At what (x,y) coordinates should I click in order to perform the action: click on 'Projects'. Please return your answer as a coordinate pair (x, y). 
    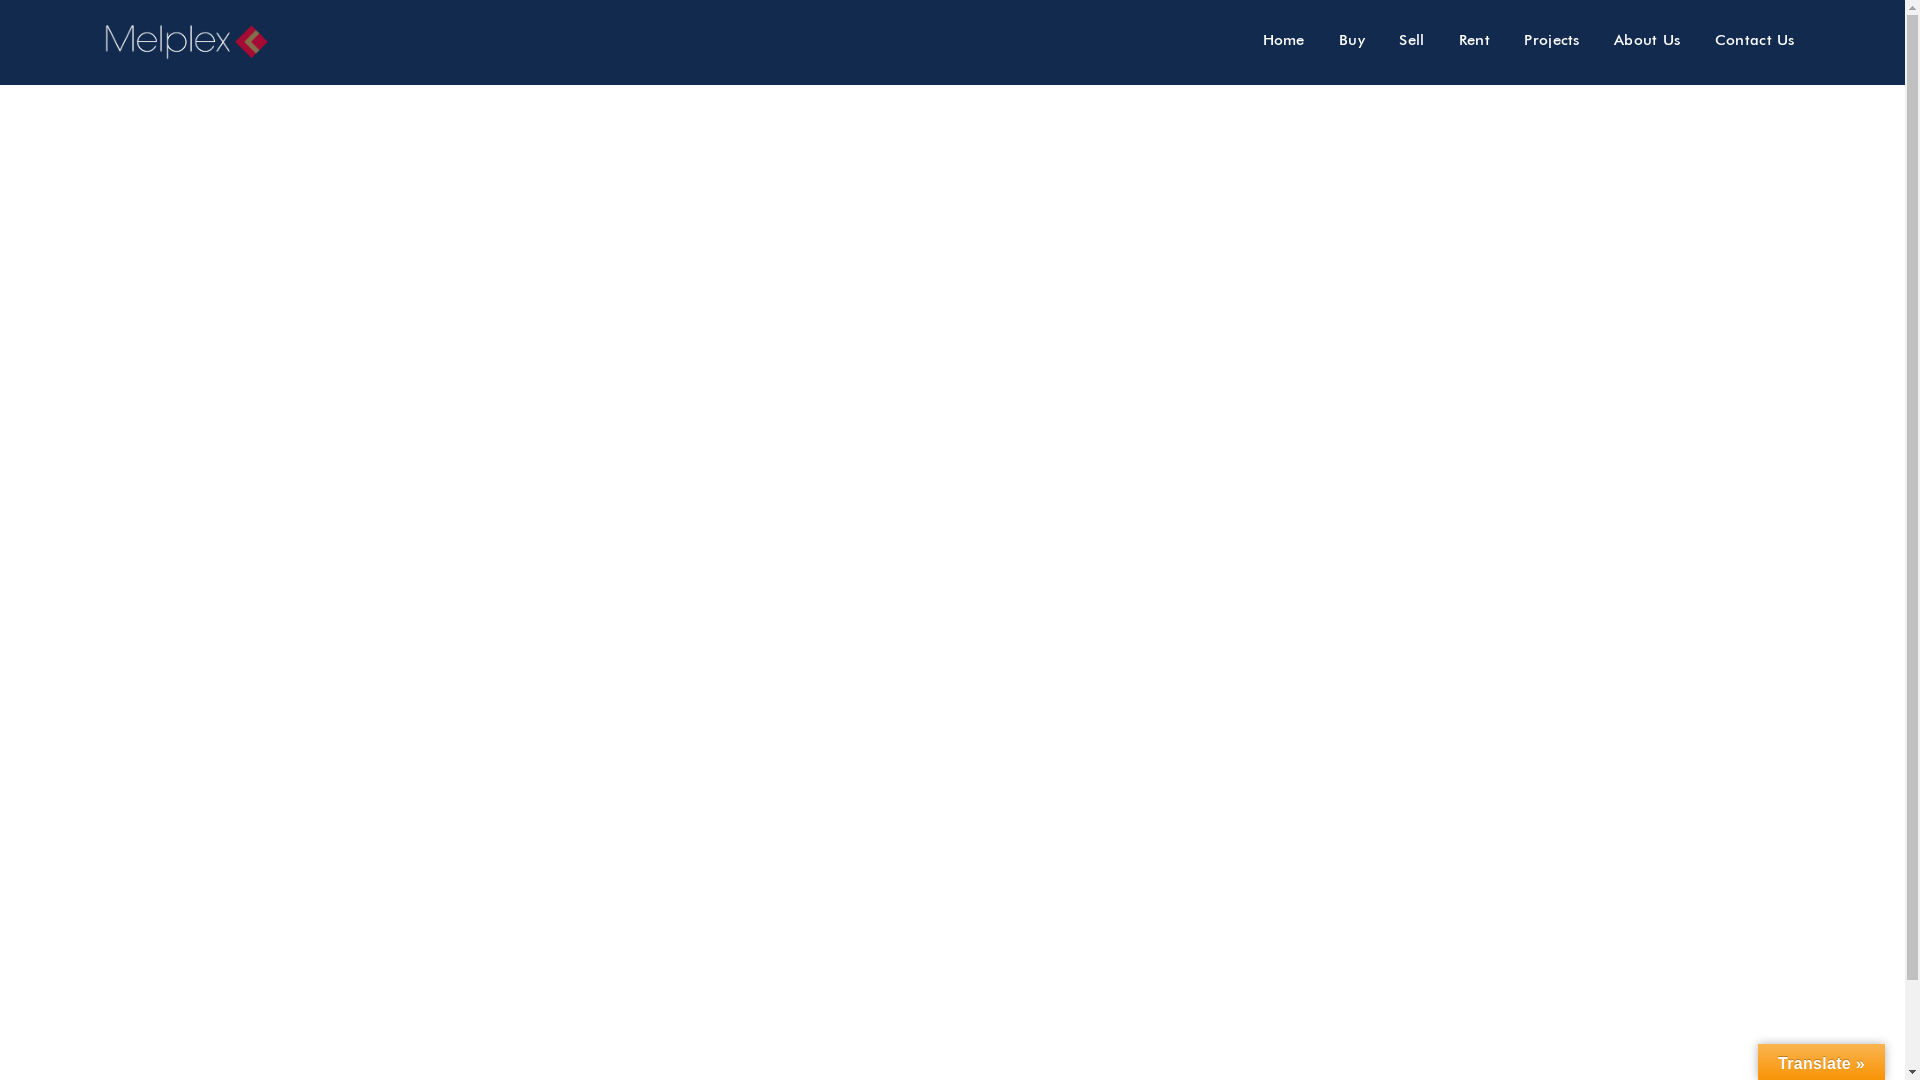
    Looking at the image, I should click on (1550, 39).